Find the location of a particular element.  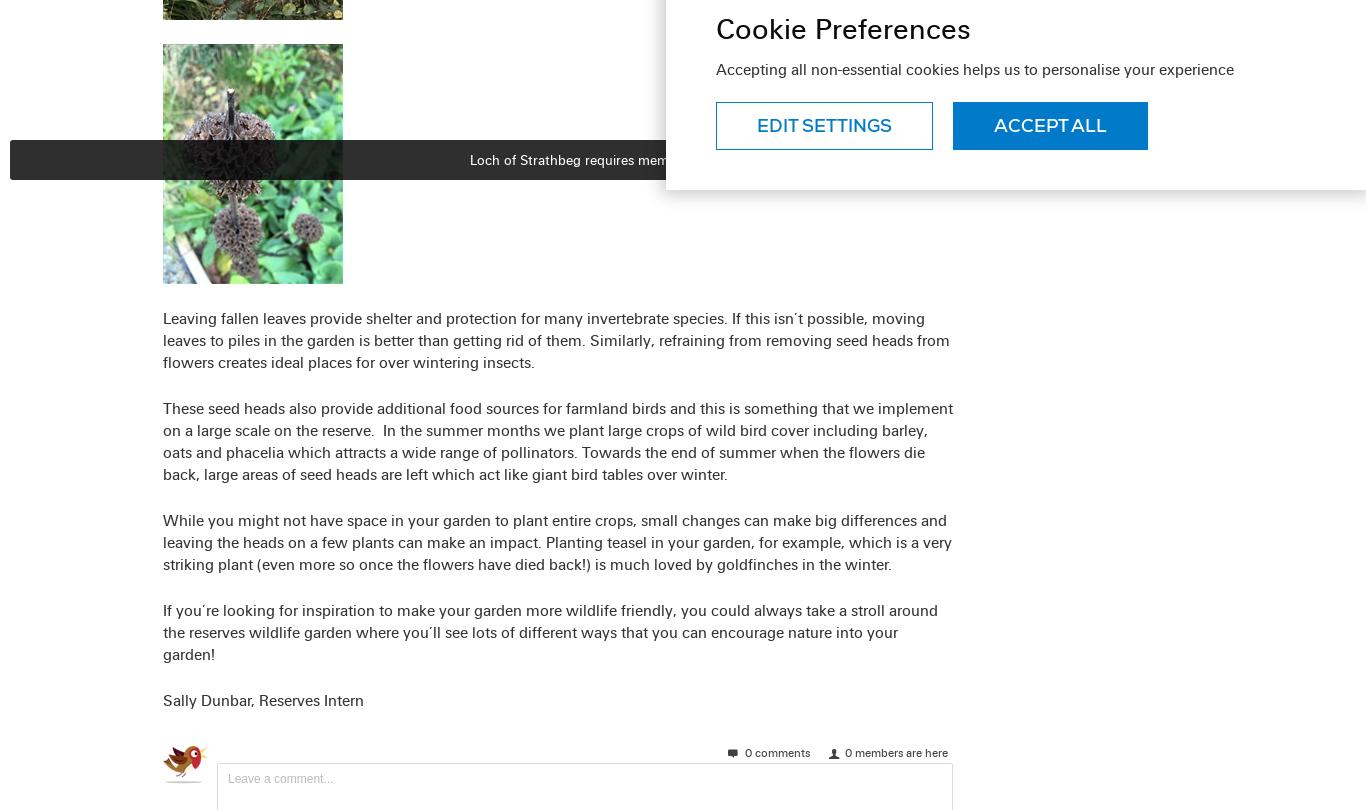

'Cookie Preferences' is located at coordinates (842, 28).